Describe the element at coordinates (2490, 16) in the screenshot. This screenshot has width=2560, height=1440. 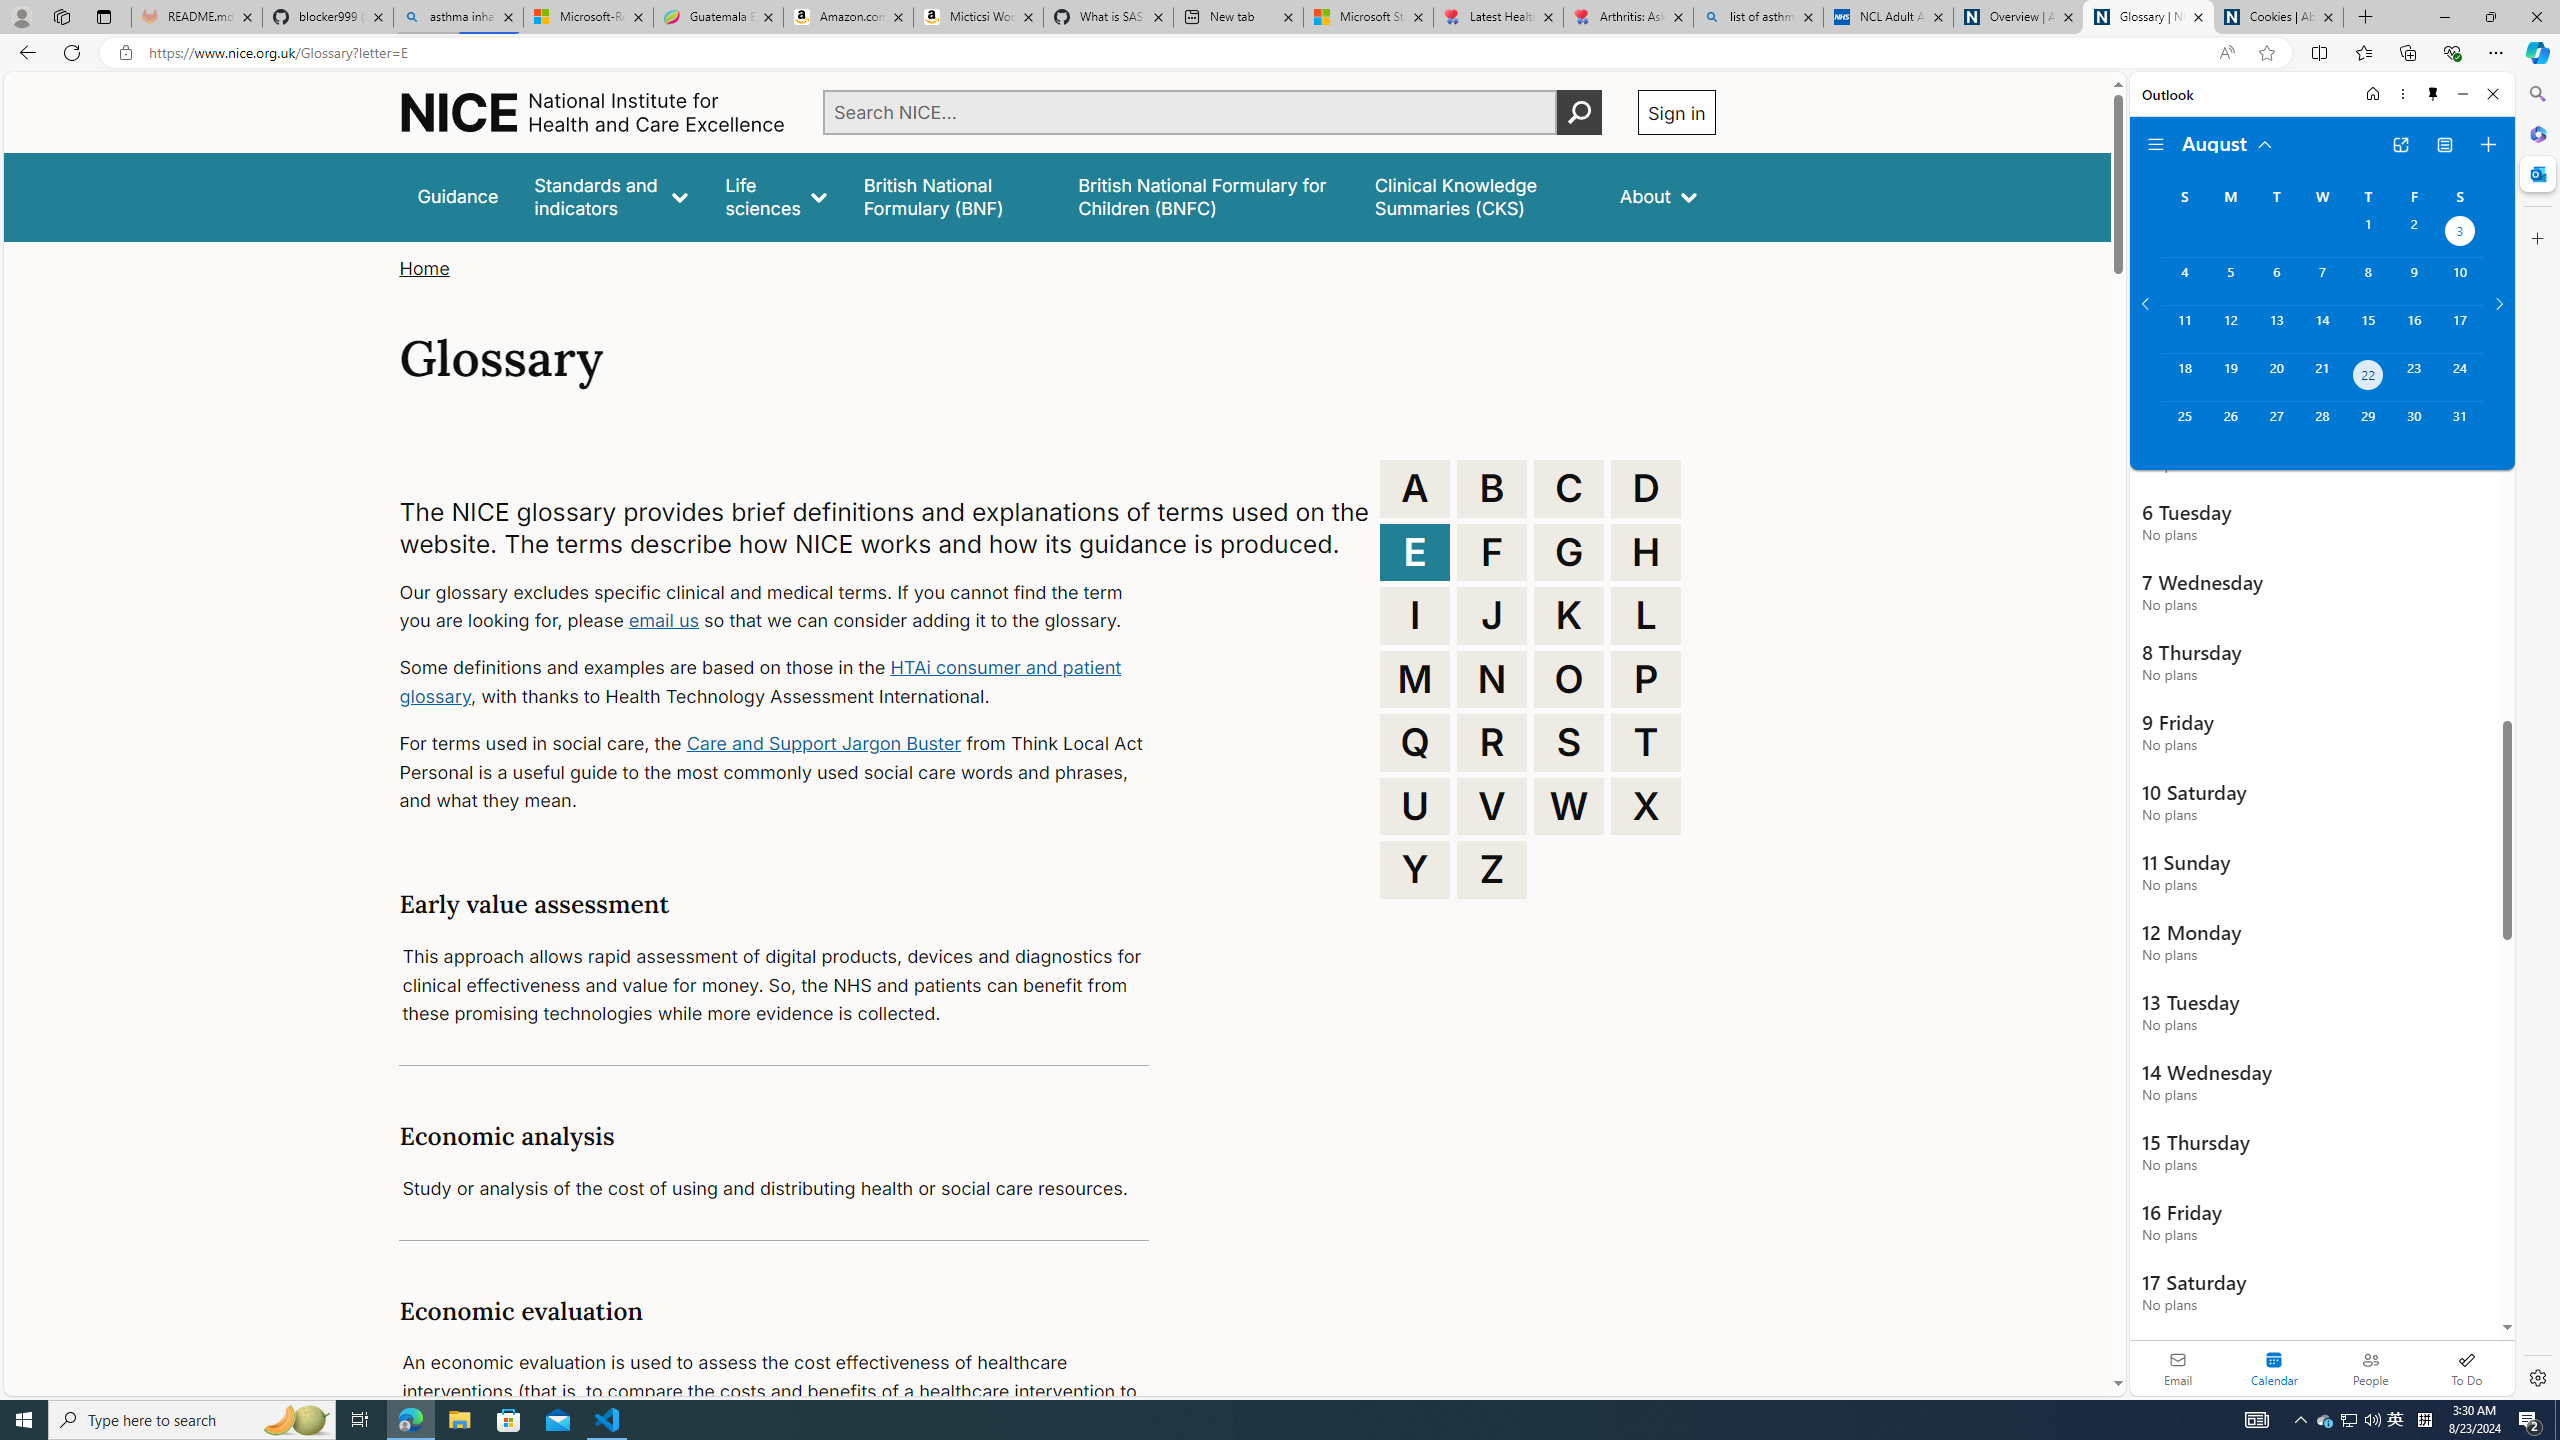
I see `'Restore'` at that location.